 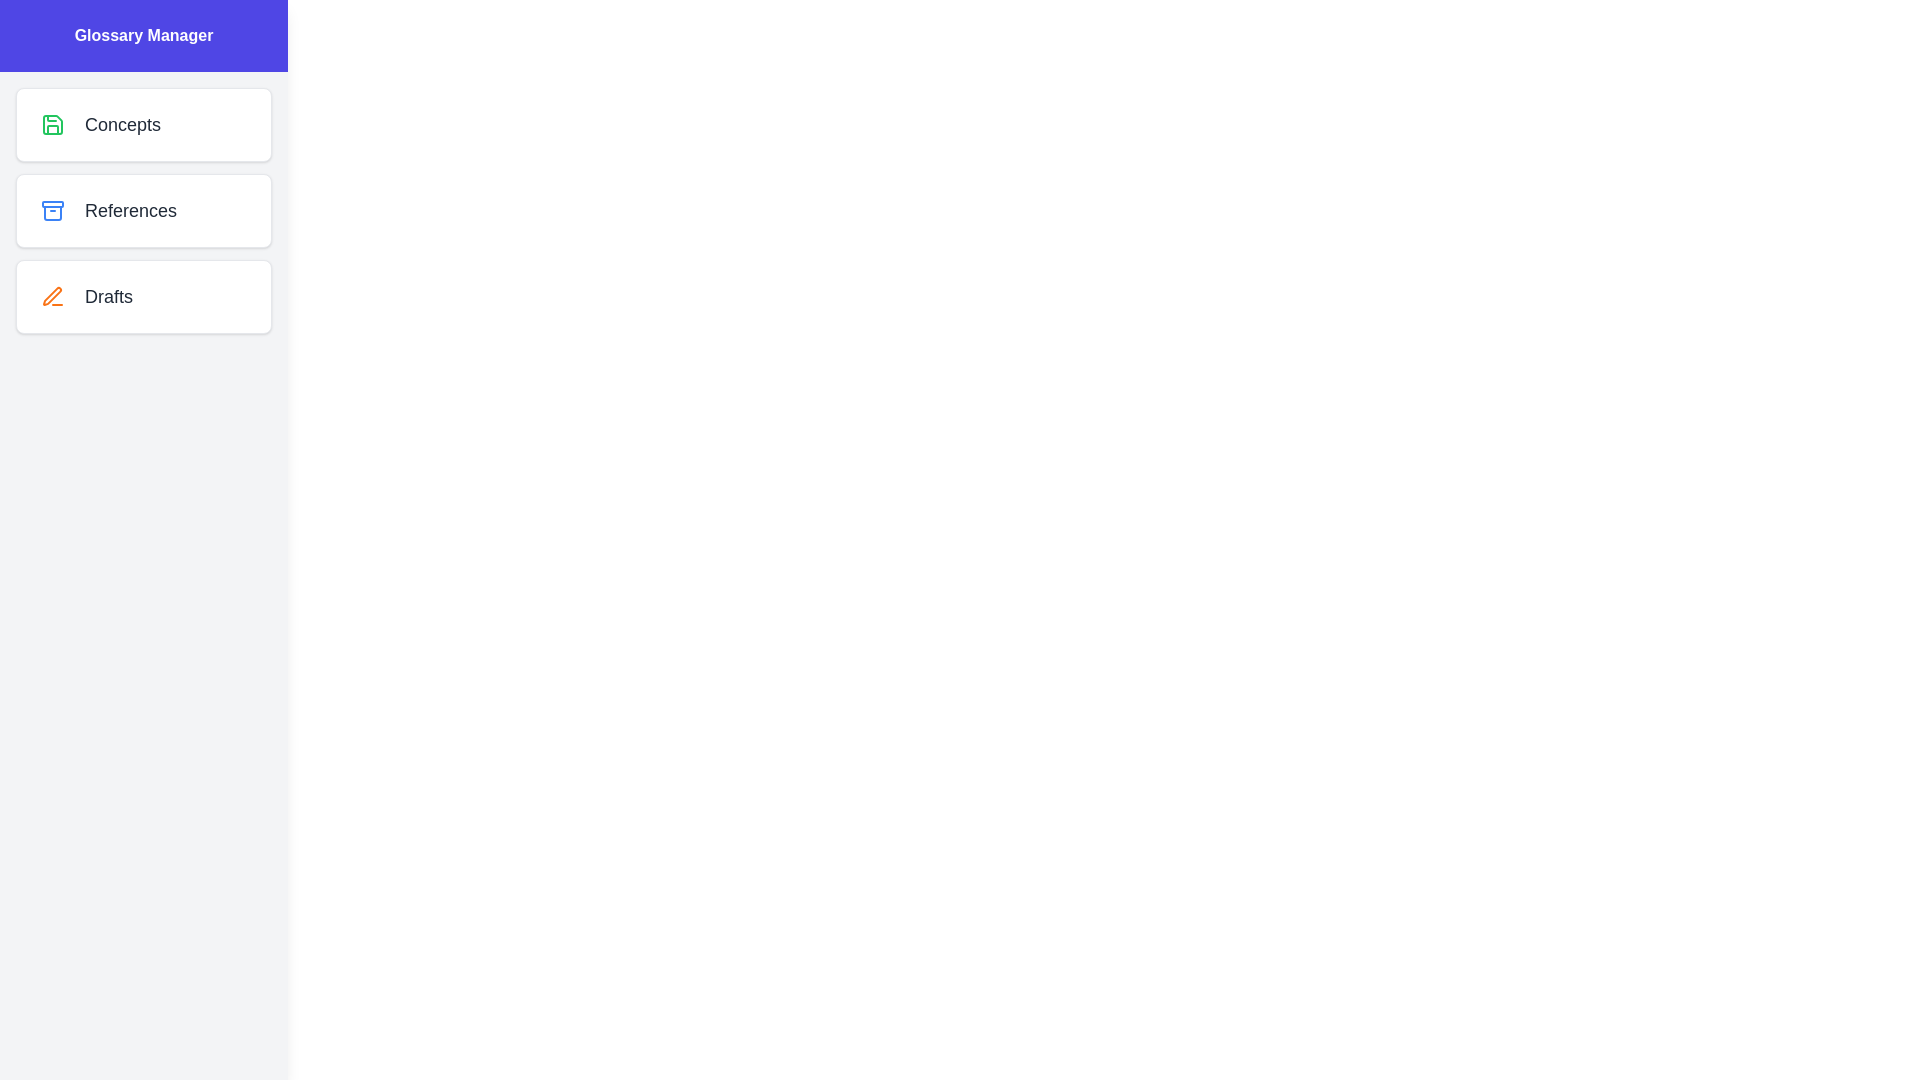 What do you see at coordinates (143, 124) in the screenshot?
I see `the list item corresponding to the category Concepts` at bounding box center [143, 124].